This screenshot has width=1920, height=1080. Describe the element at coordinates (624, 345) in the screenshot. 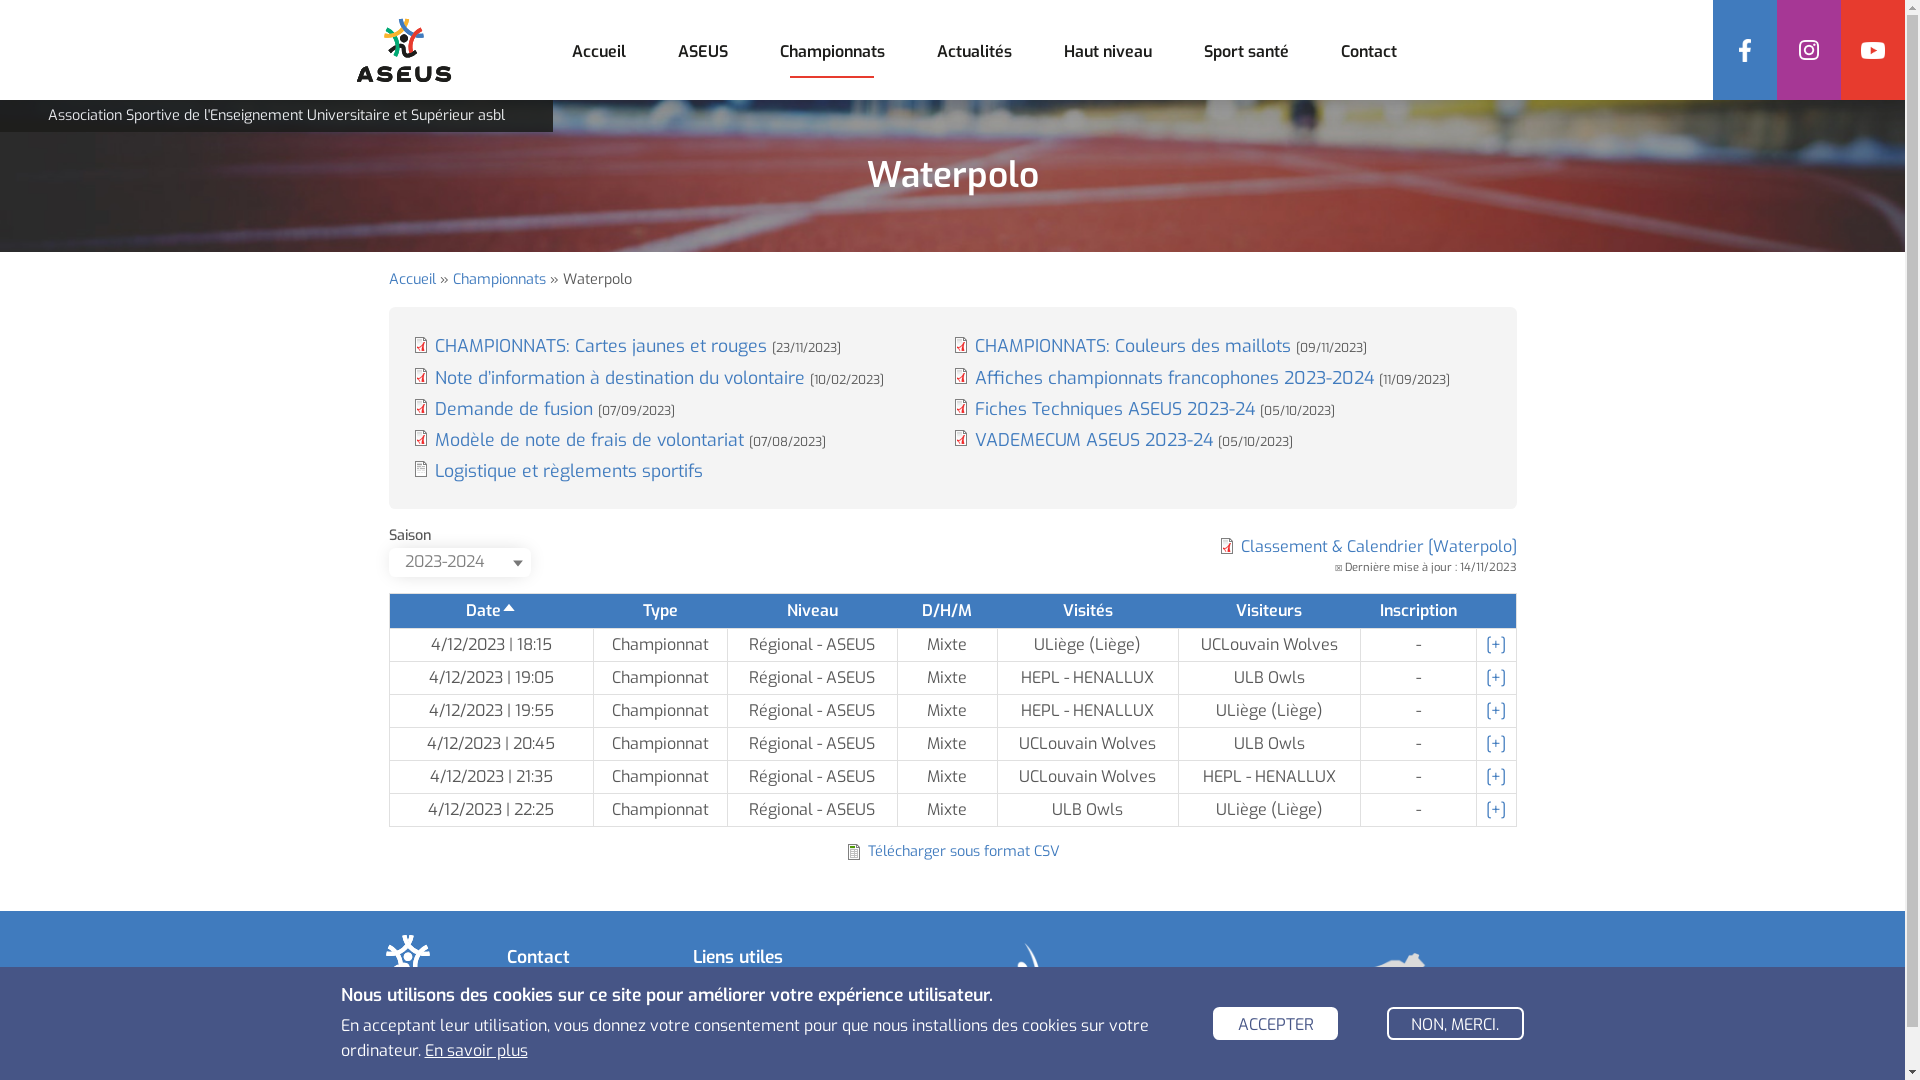

I see `'CHAMPIONNATS: Cartes jaunes et rouges [23/11/2023]'` at that location.